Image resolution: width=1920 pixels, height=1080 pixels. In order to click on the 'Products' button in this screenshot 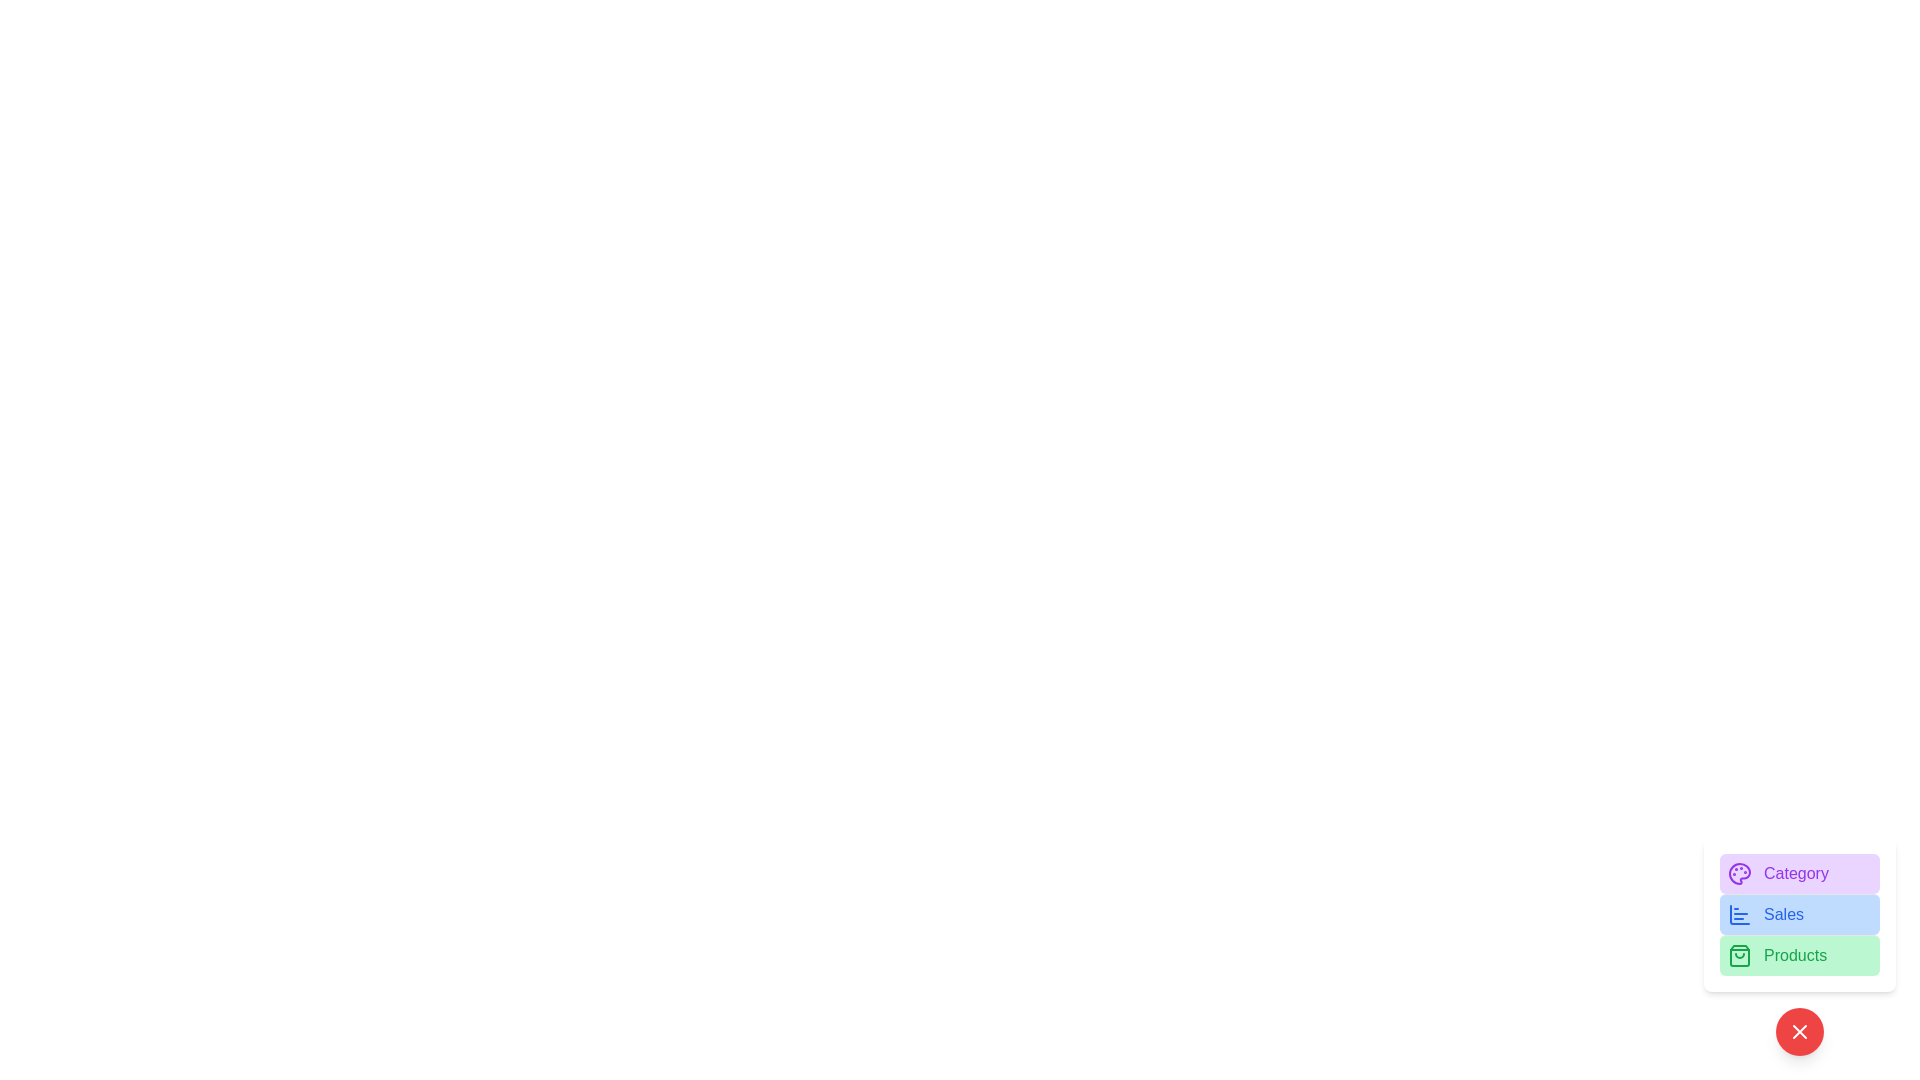, I will do `click(1800, 954)`.